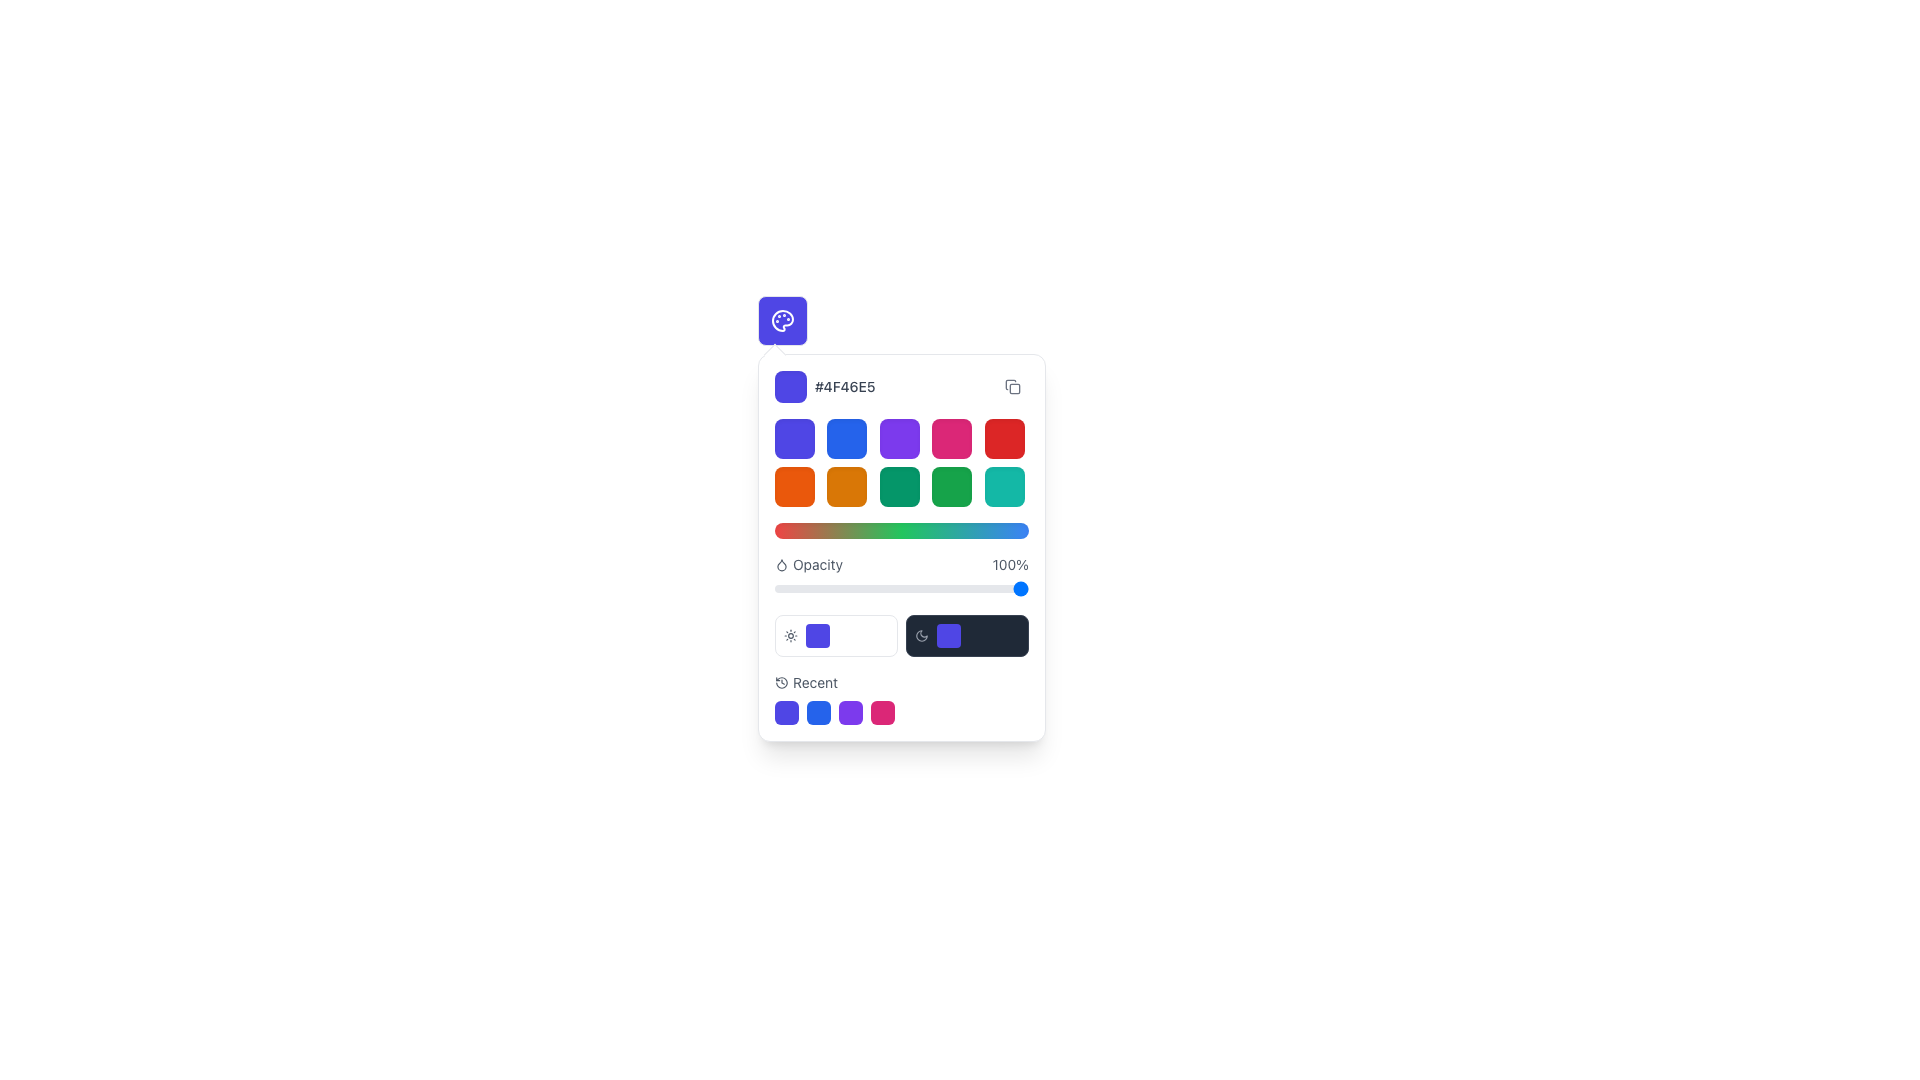 The height and width of the screenshot is (1080, 1920). What do you see at coordinates (920, 636) in the screenshot?
I see `the crescent moon icon in the bottom right corner of the compact settings panel` at bounding box center [920, 636].